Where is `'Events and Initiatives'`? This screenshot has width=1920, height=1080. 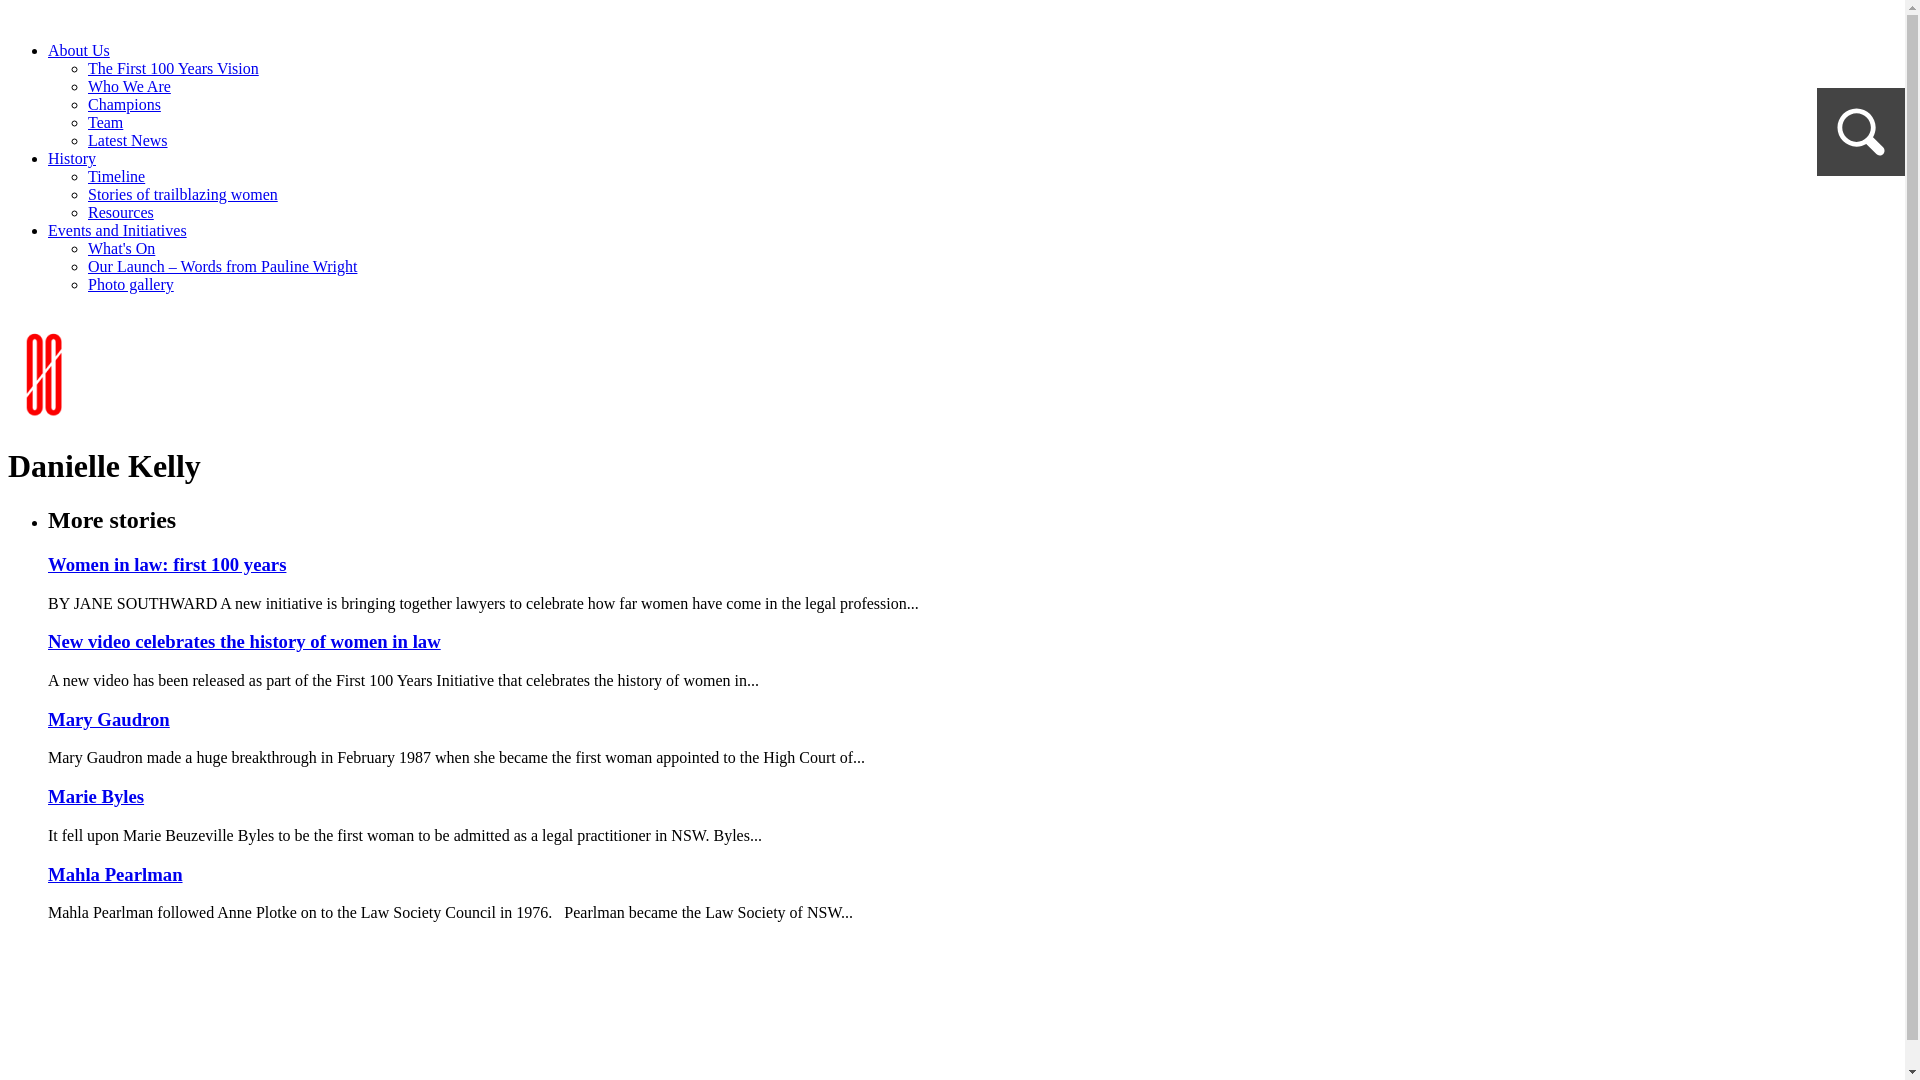
'Events and Initiatives' is located at coordinates (116, 229).